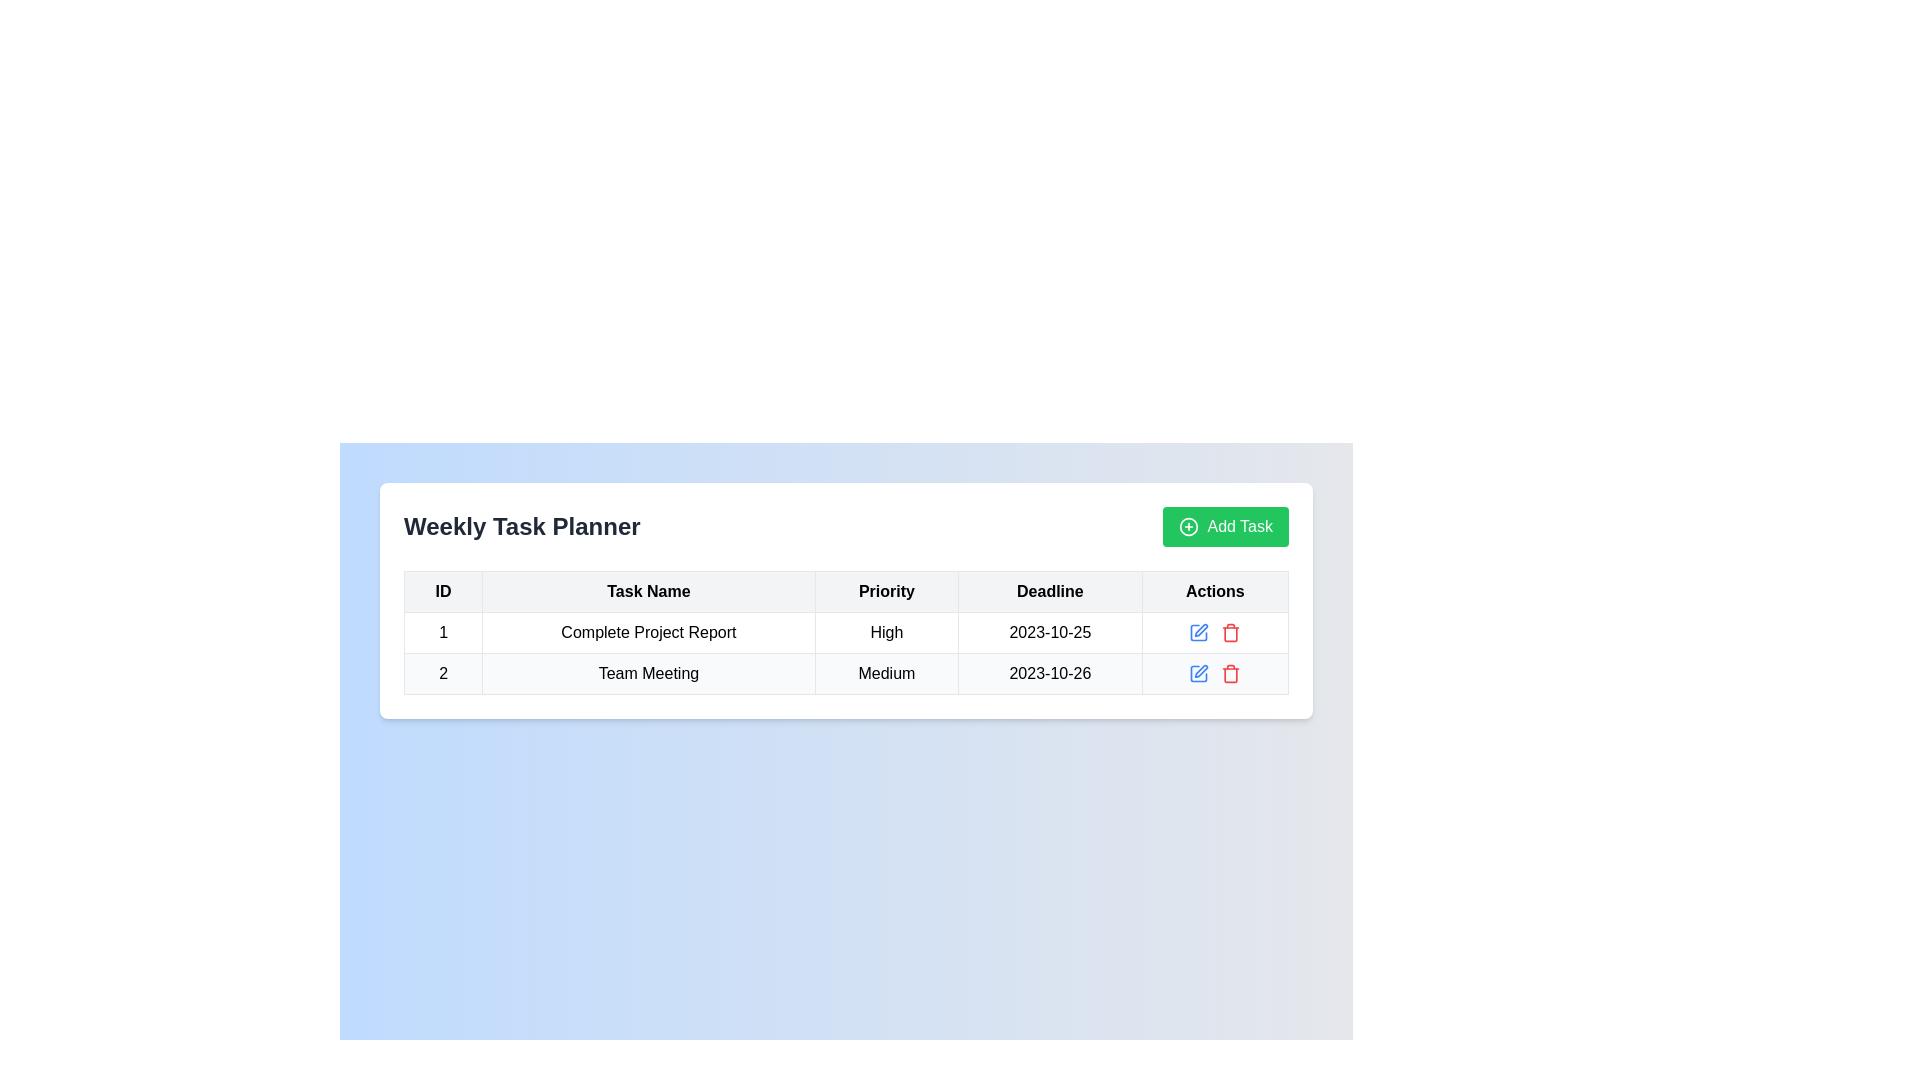  I want to click on the table header cell displaying the text 'ID' in bold, located at the top-left corner of the table, so click(442, 590).